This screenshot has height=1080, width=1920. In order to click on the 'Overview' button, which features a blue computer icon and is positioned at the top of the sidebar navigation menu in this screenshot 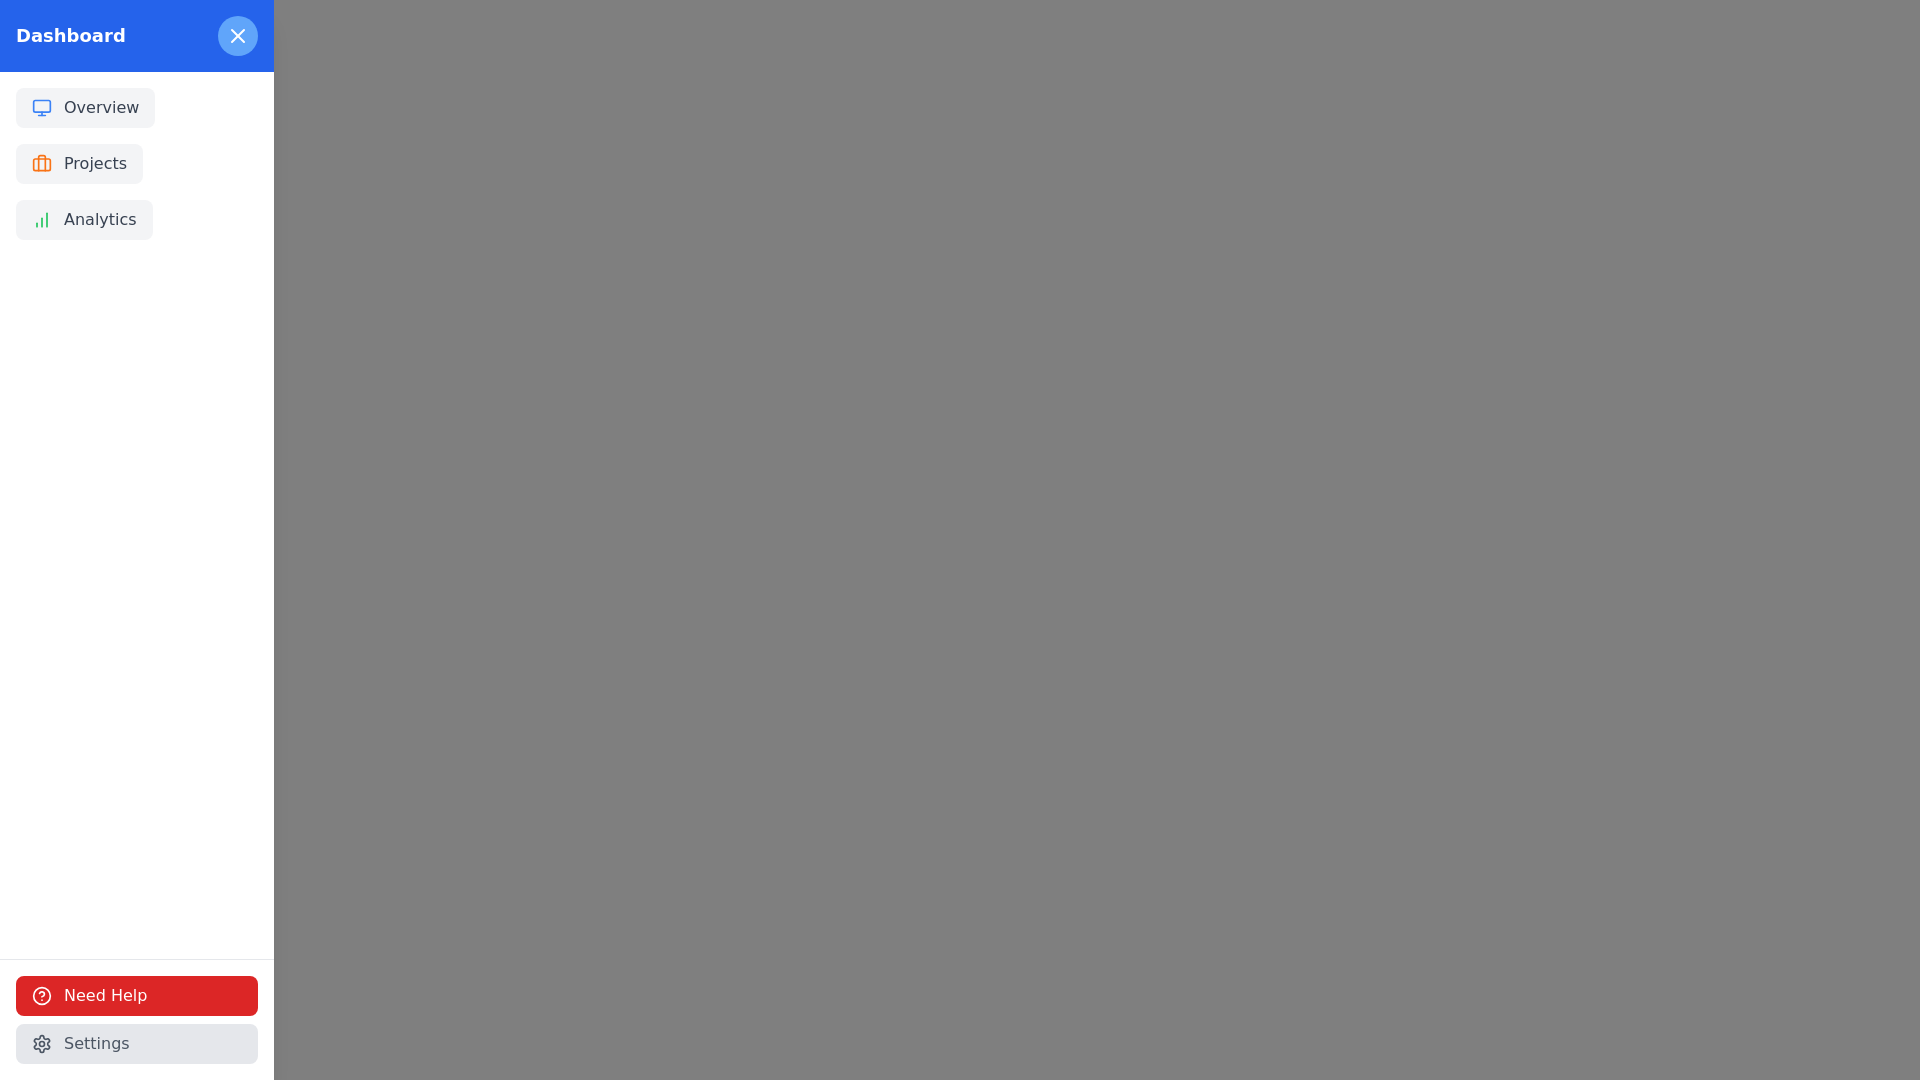, I will do `click(84, 108)`.